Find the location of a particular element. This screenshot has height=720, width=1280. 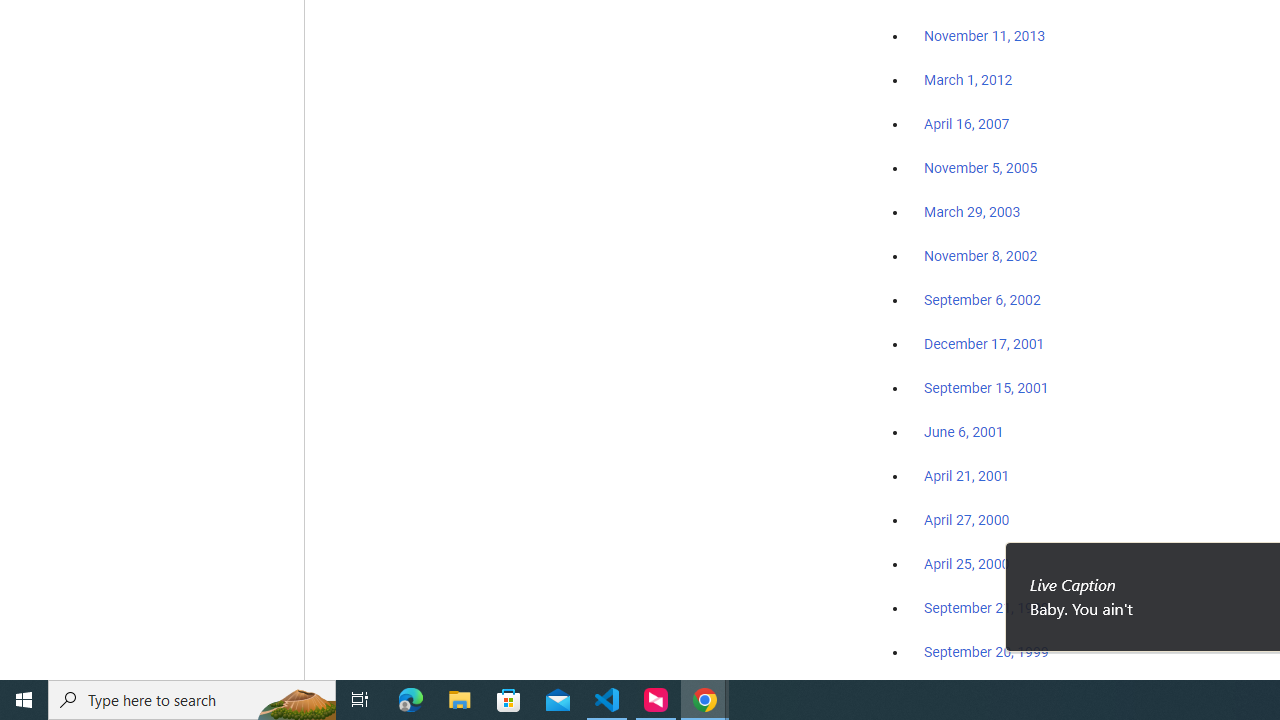

'April 27, 2000' is located at coordinates (967, 519).